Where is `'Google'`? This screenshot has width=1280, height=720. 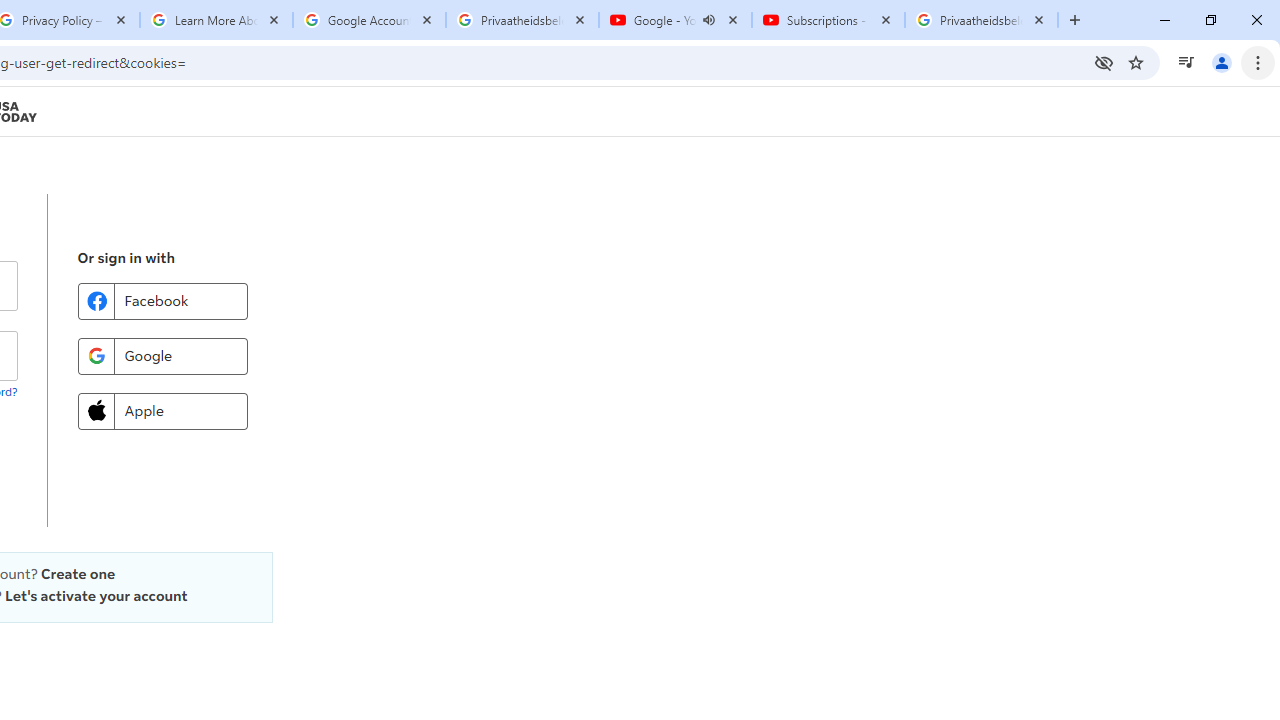
'Google' is located at coordinates (162, 355).